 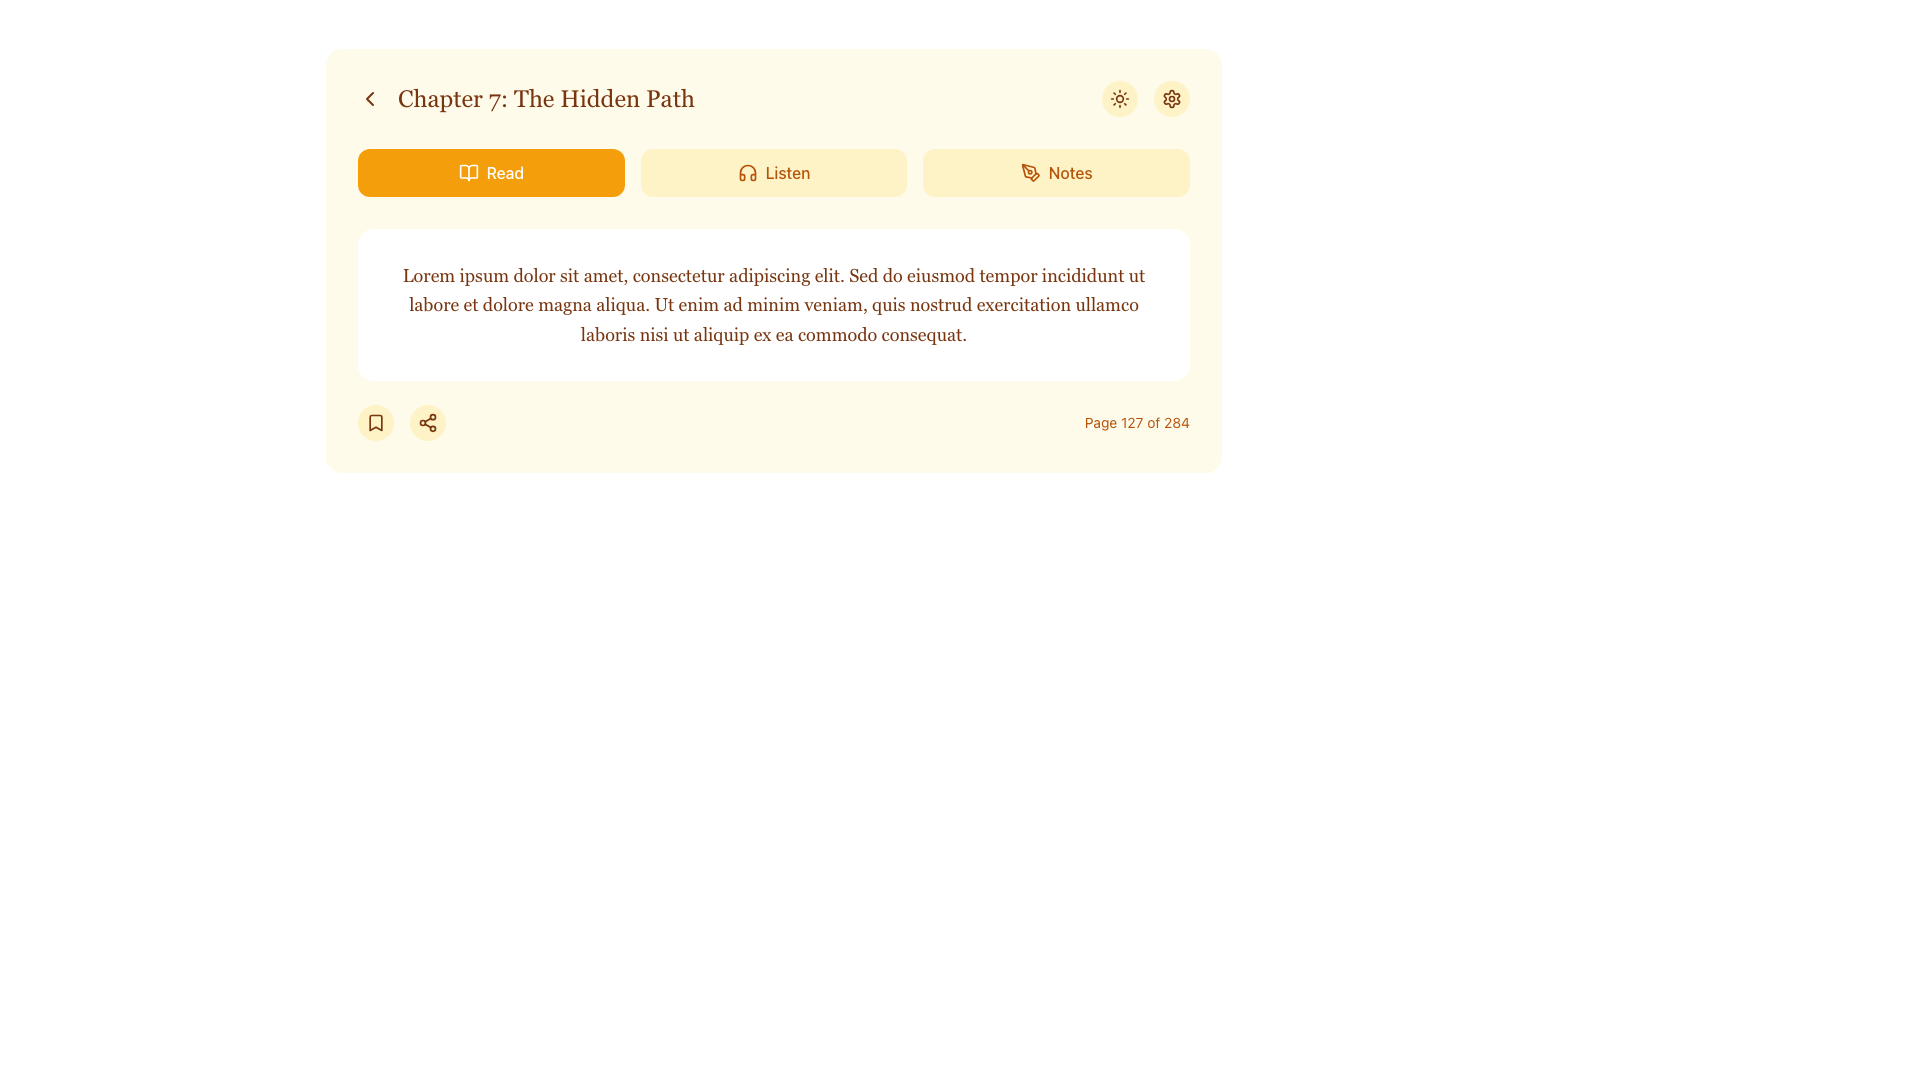 What do you see at coordinates (467, 172) in the screenshot?
I see `the open book icon, which is styled with a clean, minimalistic outline and is located leftmost in the 'Read' button group, adjacent to the label 'Read'` at bounding box center [467, 172].